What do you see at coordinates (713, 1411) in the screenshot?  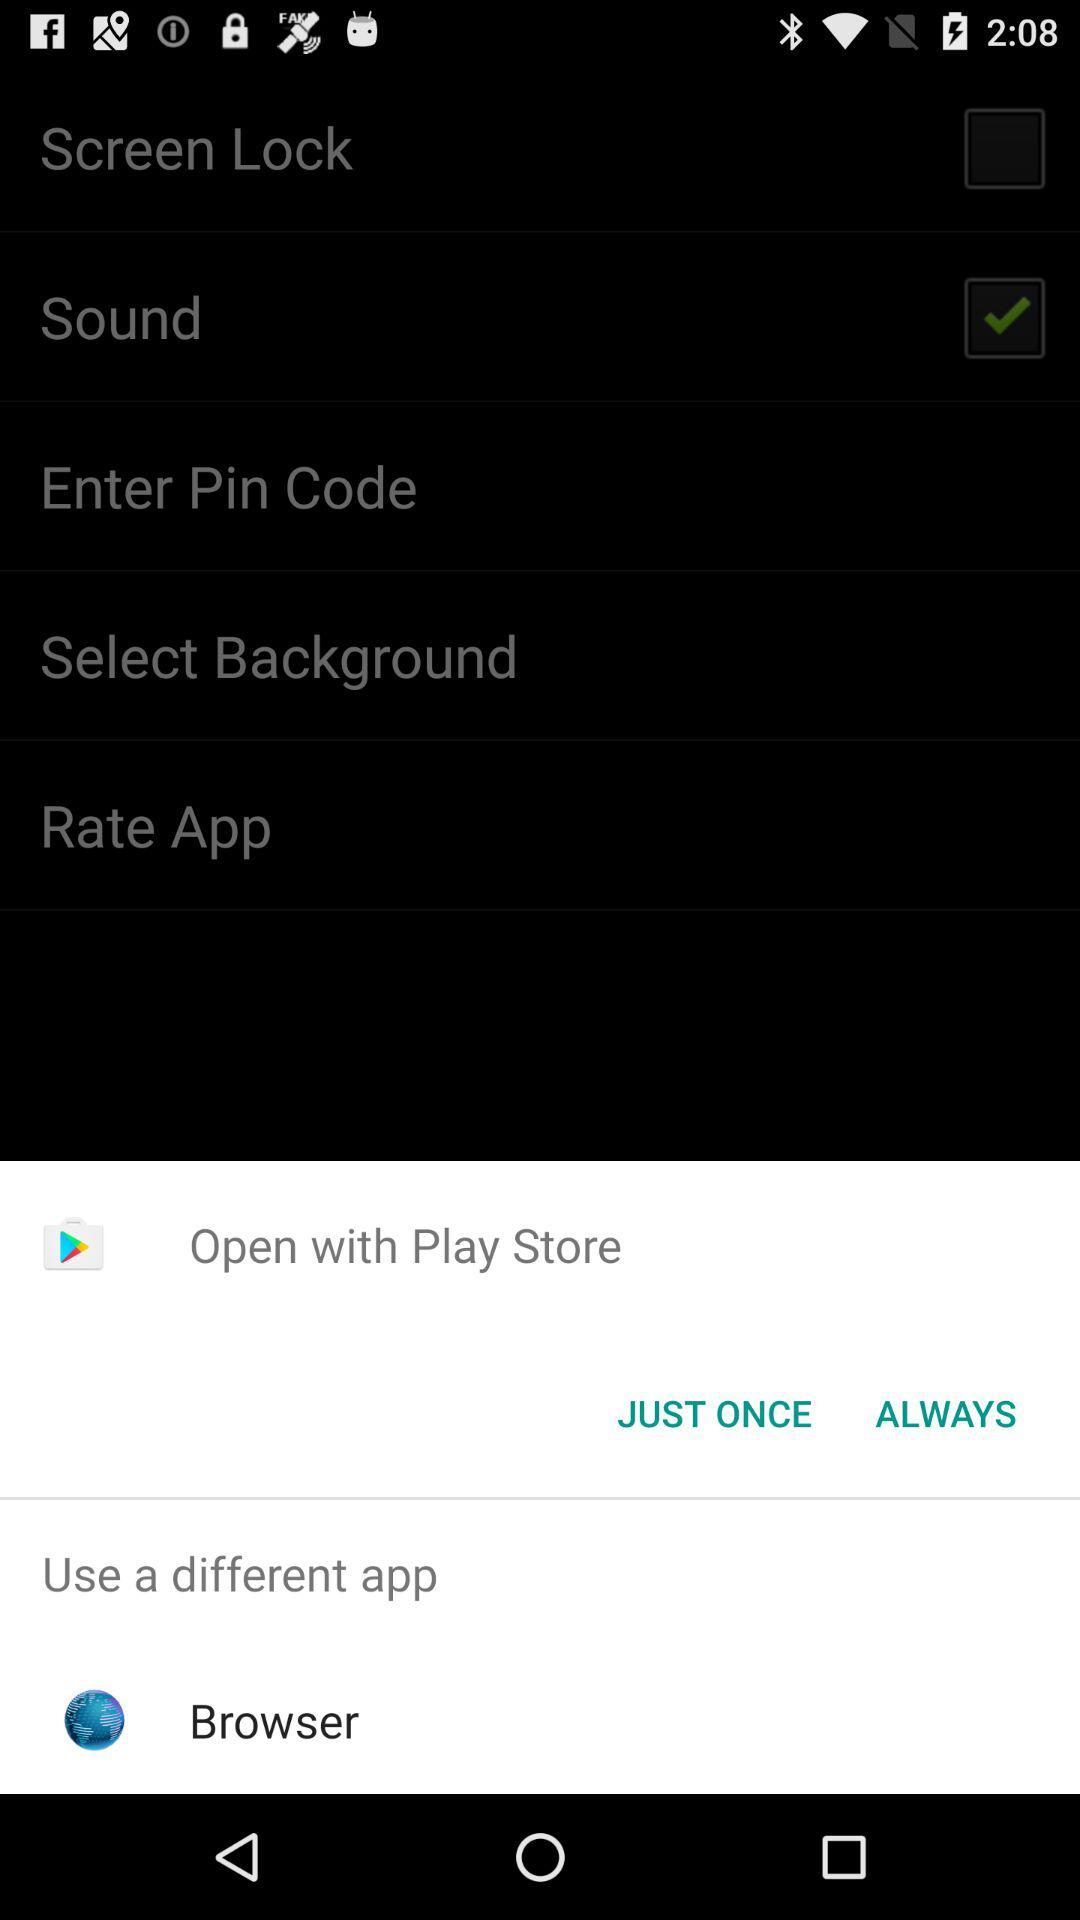 I see `the icon next to the always button` at bounding box center [713, 1411].